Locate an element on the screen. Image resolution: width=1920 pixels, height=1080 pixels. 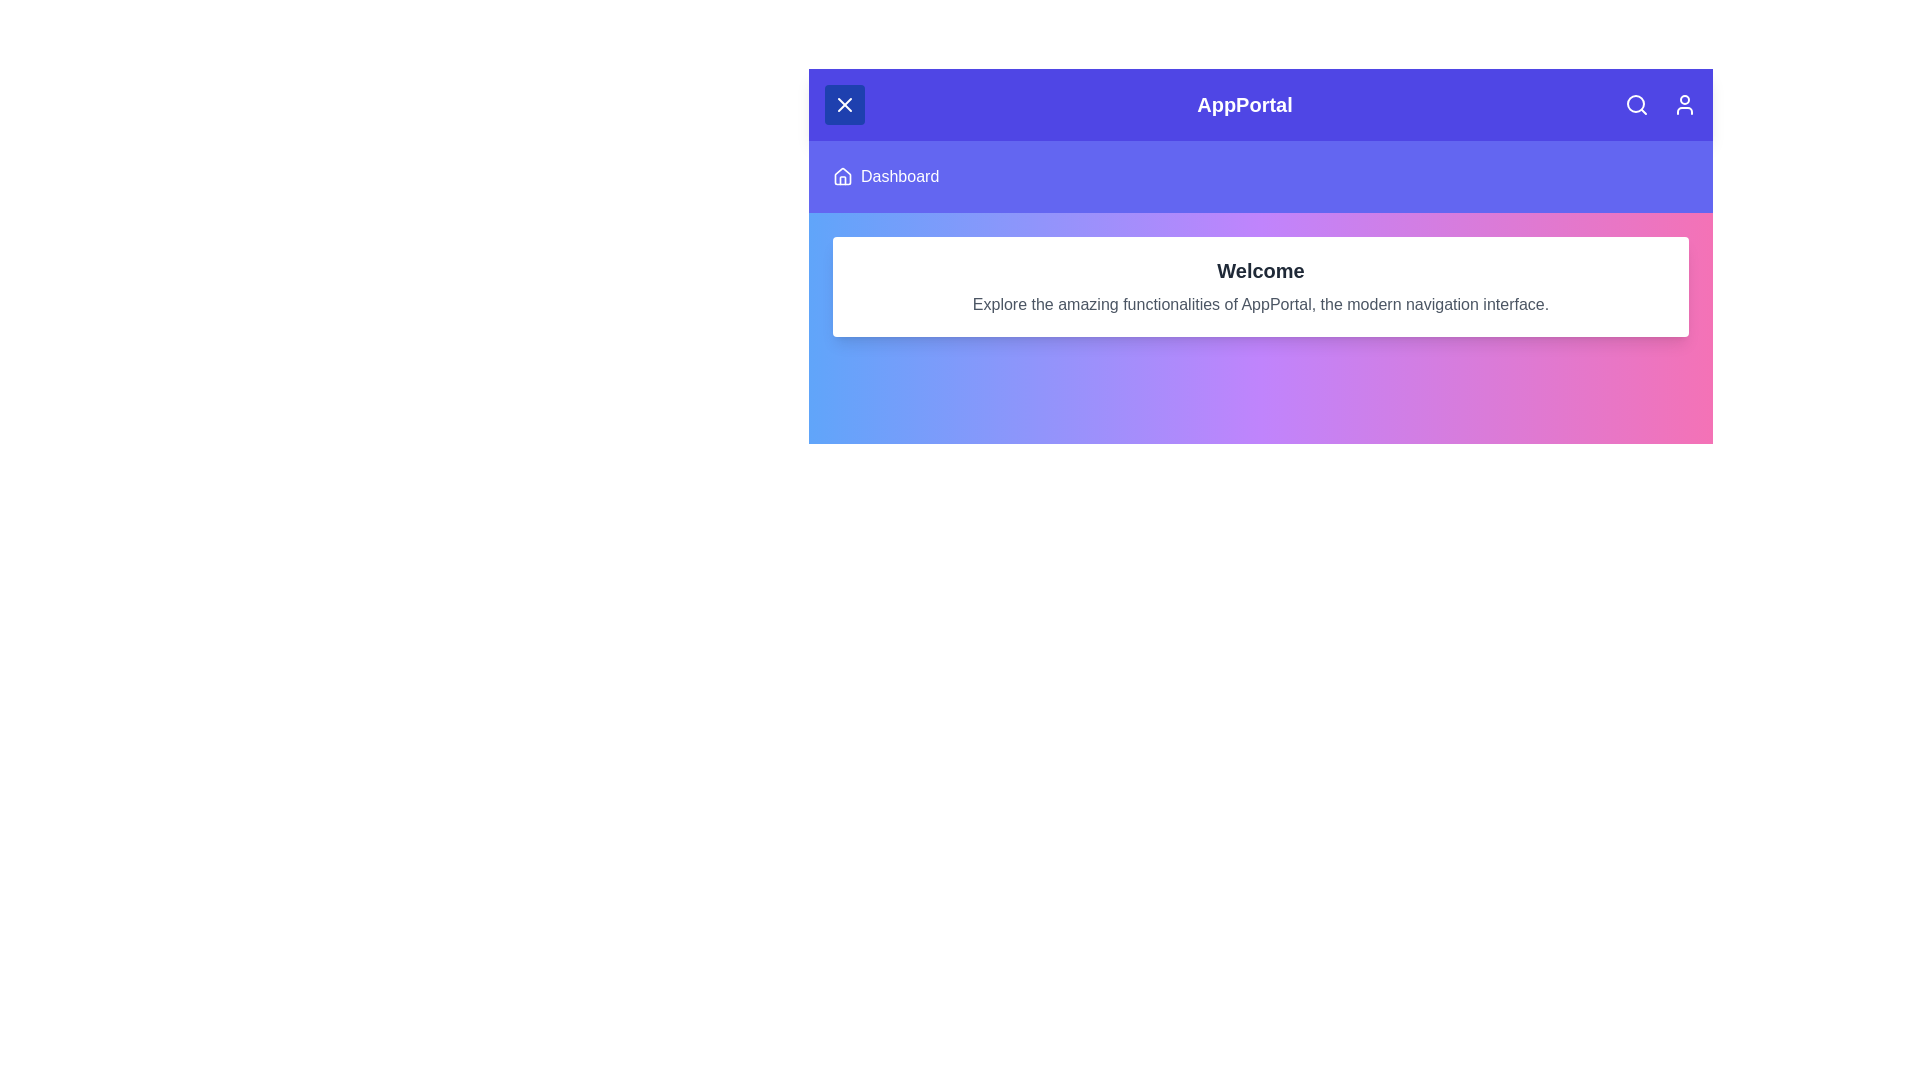
the menu button to toggle the menu visibility is located at coordinates (844, 104).